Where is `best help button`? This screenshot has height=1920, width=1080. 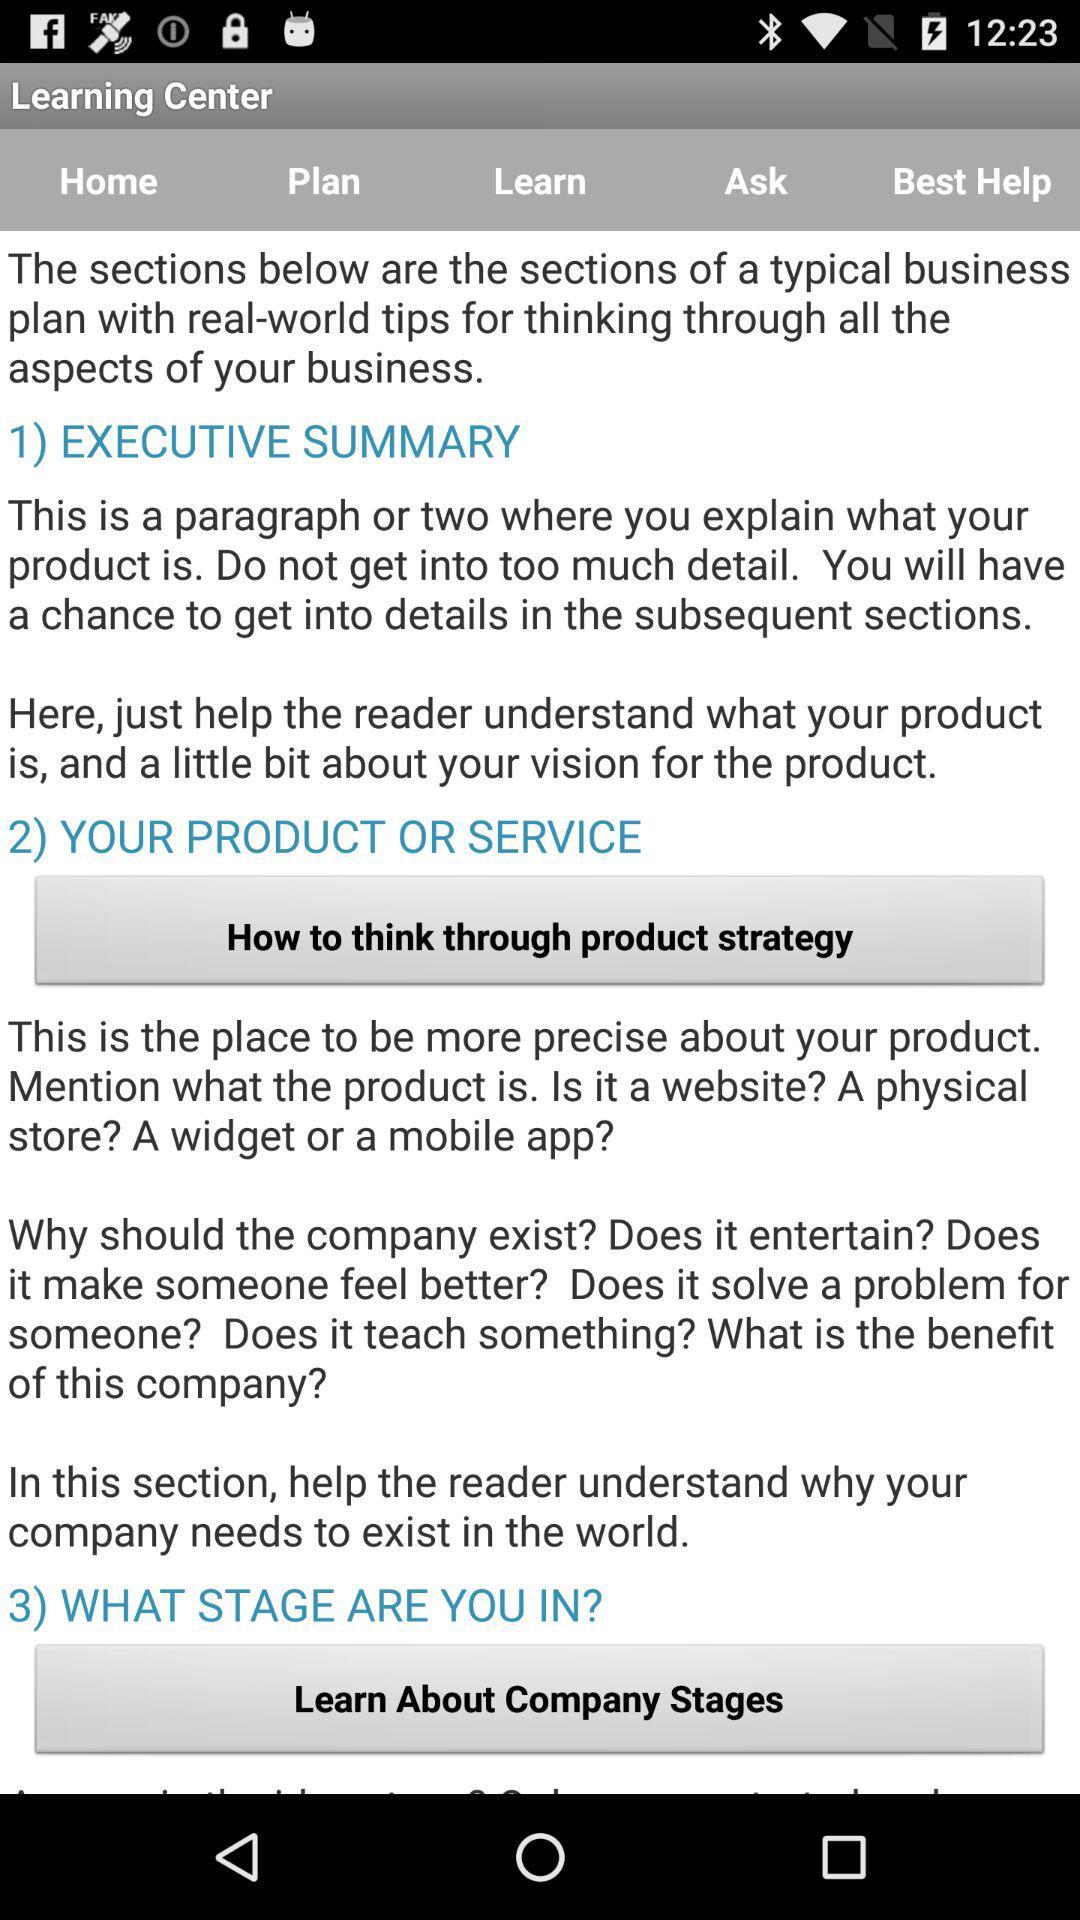
best help button is located at coordinates (971, 180).